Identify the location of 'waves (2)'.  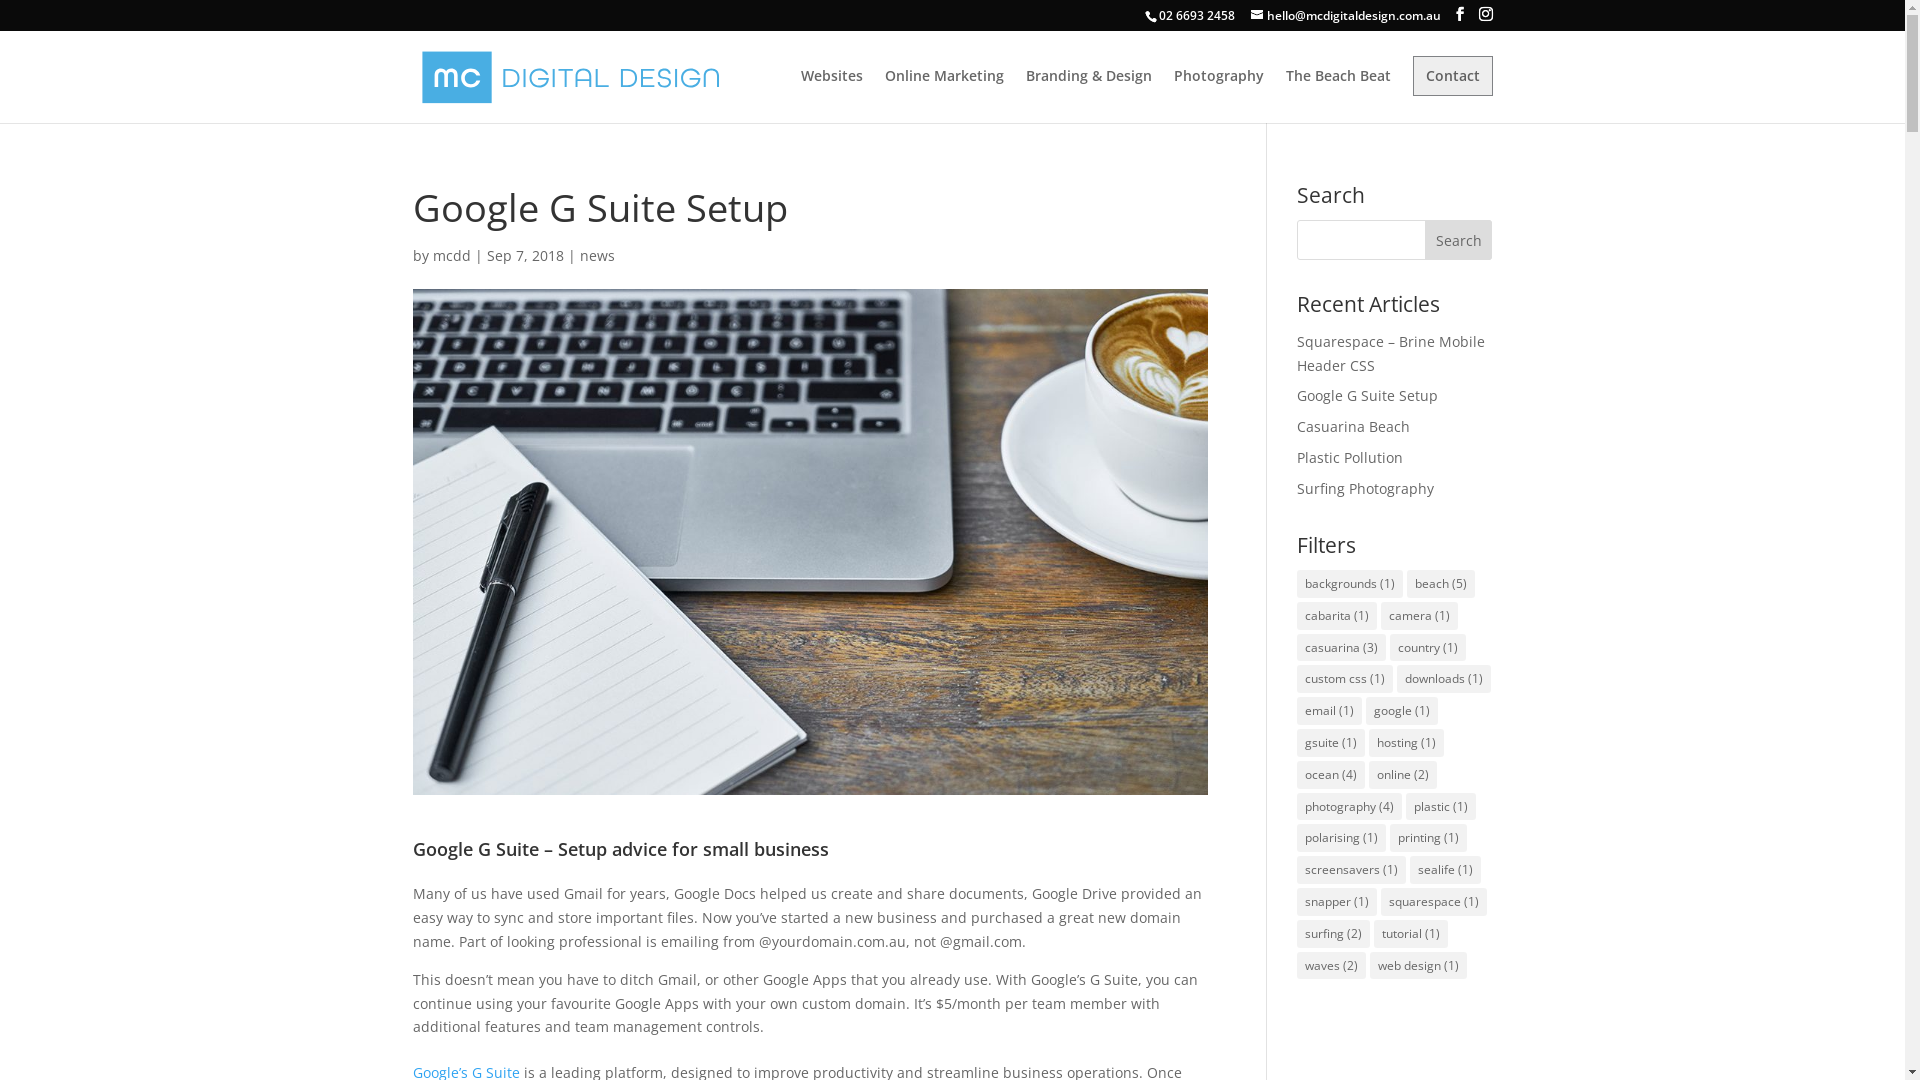
(1331, 964).